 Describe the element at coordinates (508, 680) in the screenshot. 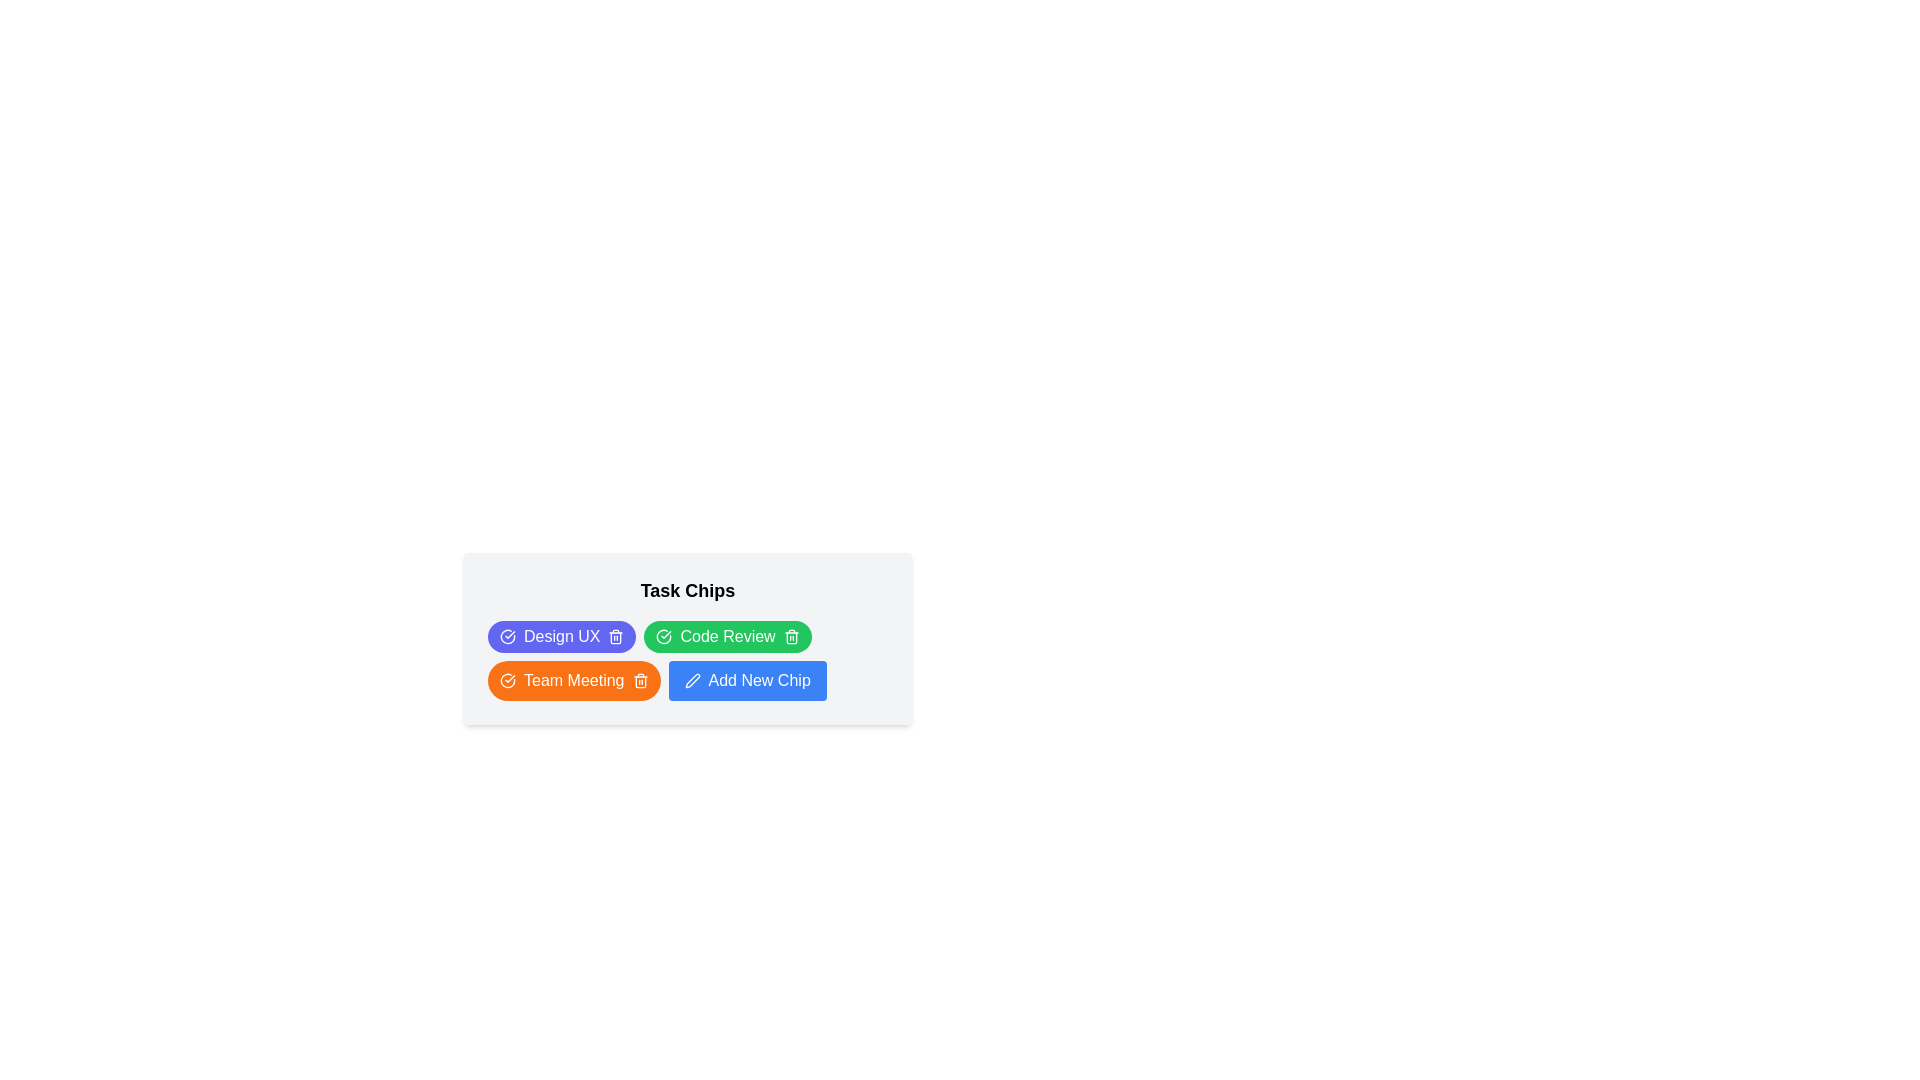

I see `the circular checkmark icon located at the beginning of the 'Team Meeting' chip, which is the third chip in the second row` at that location.